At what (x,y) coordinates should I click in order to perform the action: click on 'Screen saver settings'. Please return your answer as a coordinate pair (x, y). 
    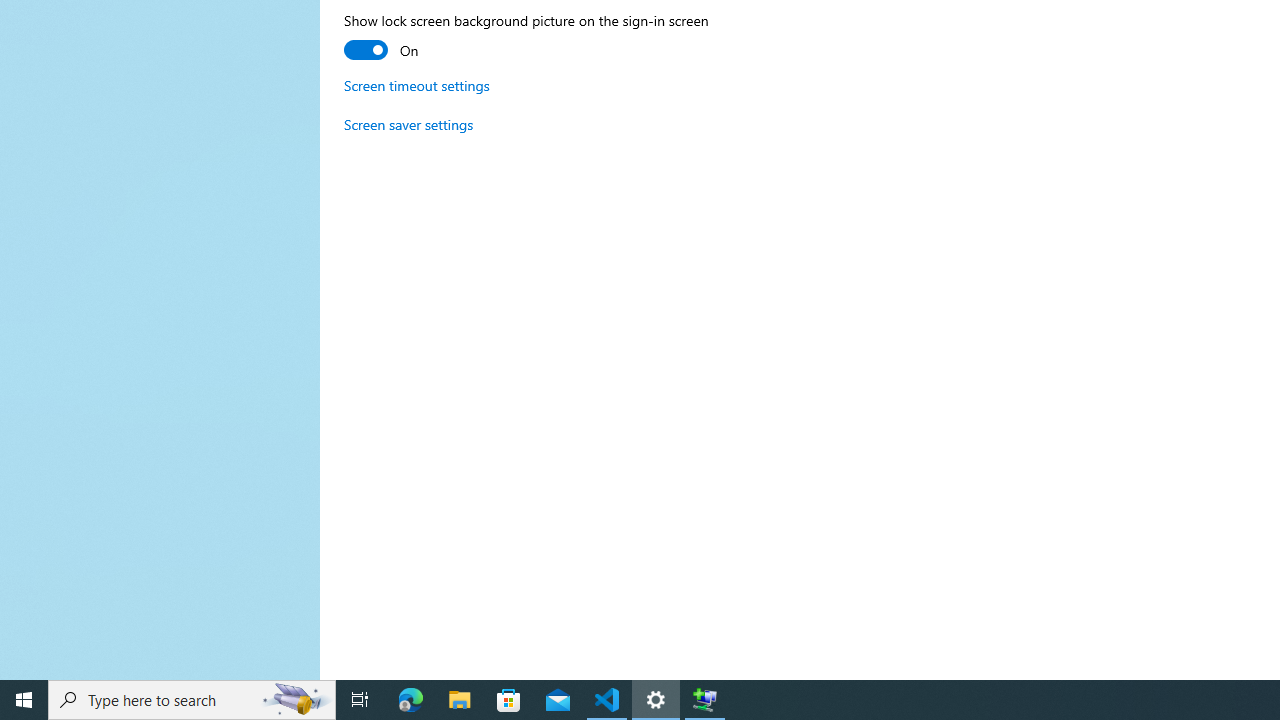
    Looking at the image, I should click on (407, 124).